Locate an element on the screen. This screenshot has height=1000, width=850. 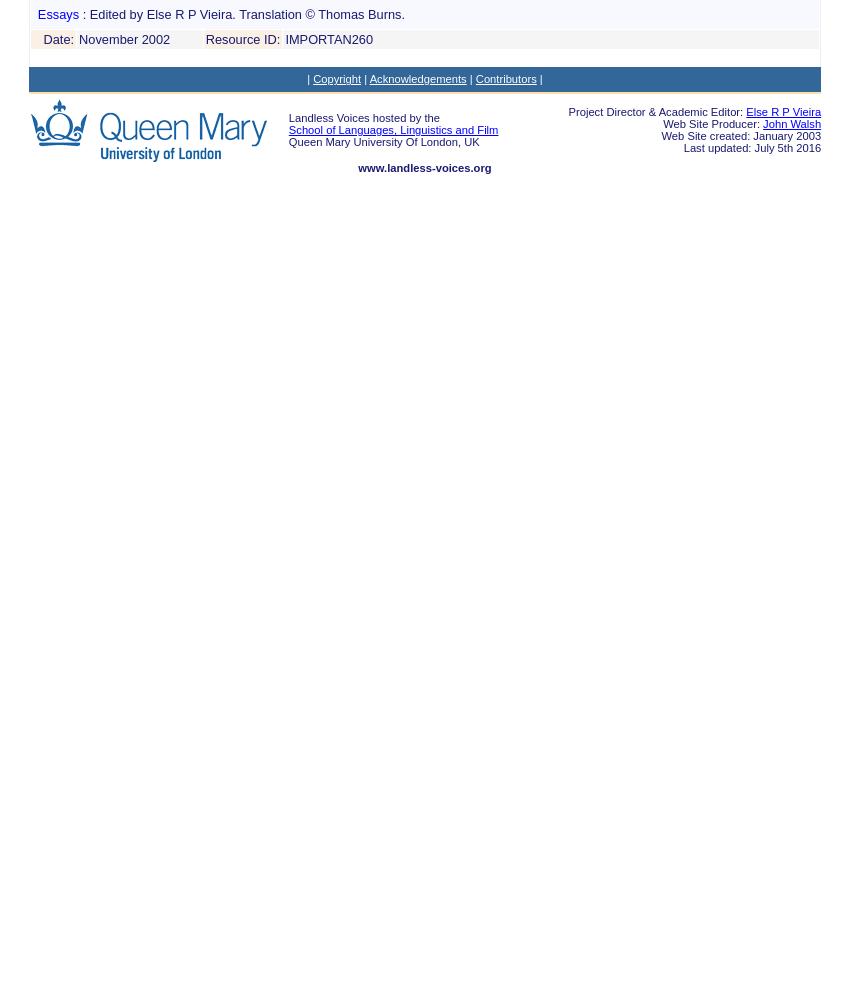
'Web Site Producer:' is located at coordinates (711, 123).